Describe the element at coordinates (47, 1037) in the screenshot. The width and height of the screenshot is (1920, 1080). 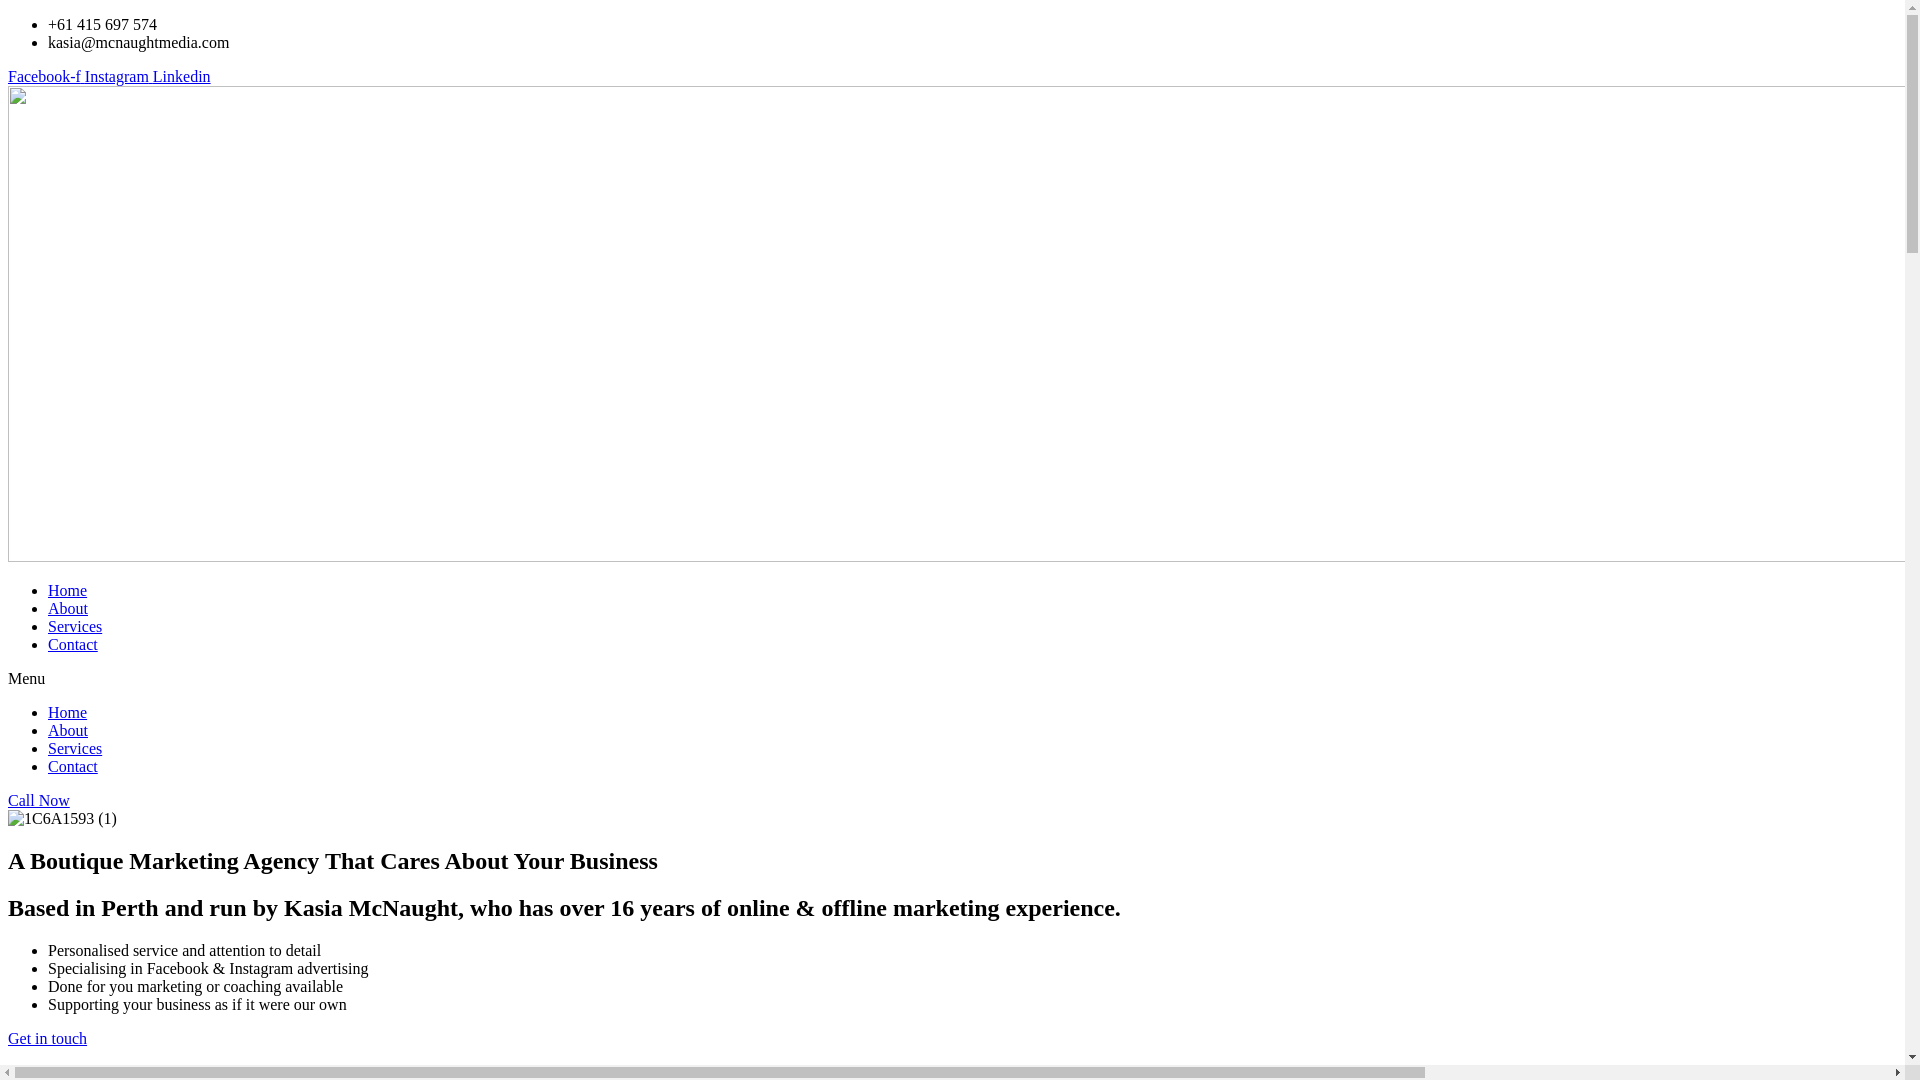
I see `'Get in touch'` at that location.